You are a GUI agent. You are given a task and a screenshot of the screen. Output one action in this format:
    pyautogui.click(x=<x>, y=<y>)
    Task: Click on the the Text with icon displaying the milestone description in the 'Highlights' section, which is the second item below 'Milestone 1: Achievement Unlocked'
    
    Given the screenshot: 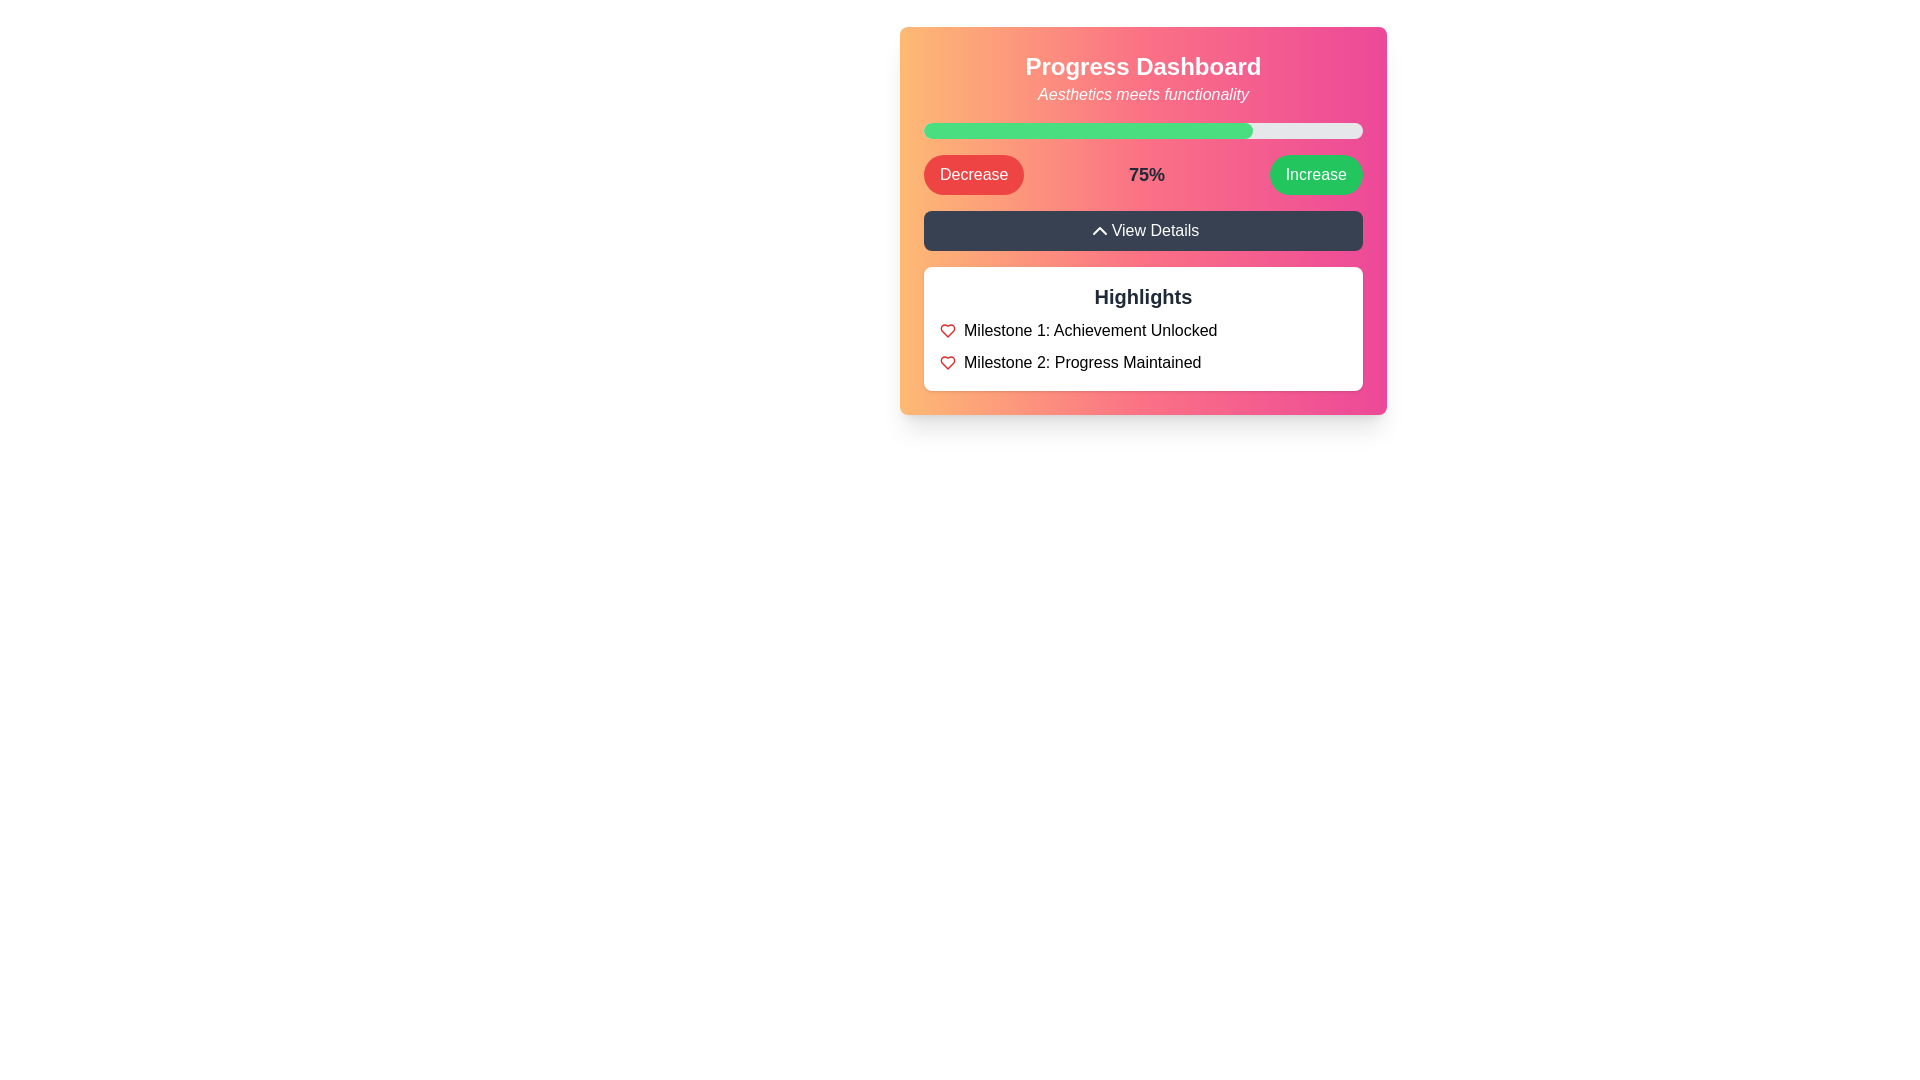 What is the action you would take?
    pyautogui.click(x=1143, y=362)
    